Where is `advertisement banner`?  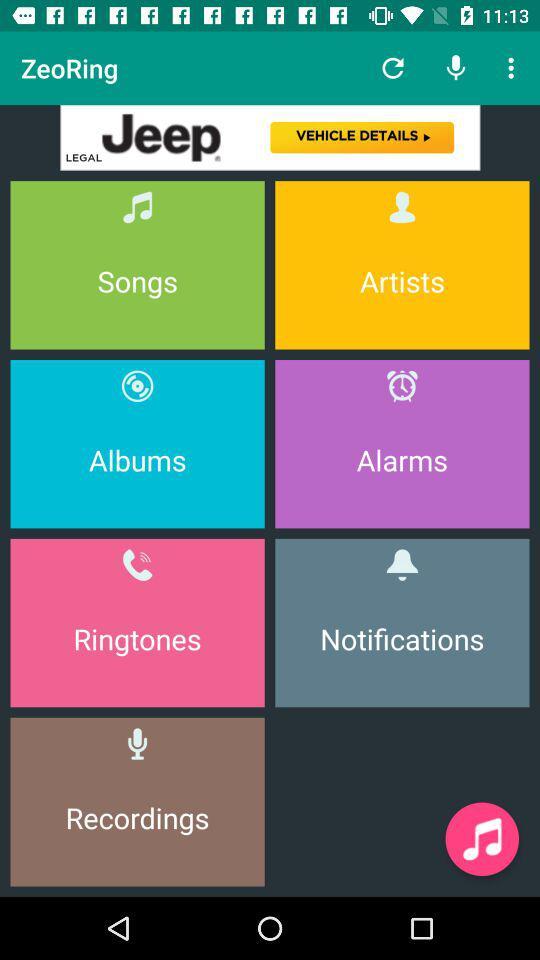 advertisement banner is located at coordinates (270, 136).